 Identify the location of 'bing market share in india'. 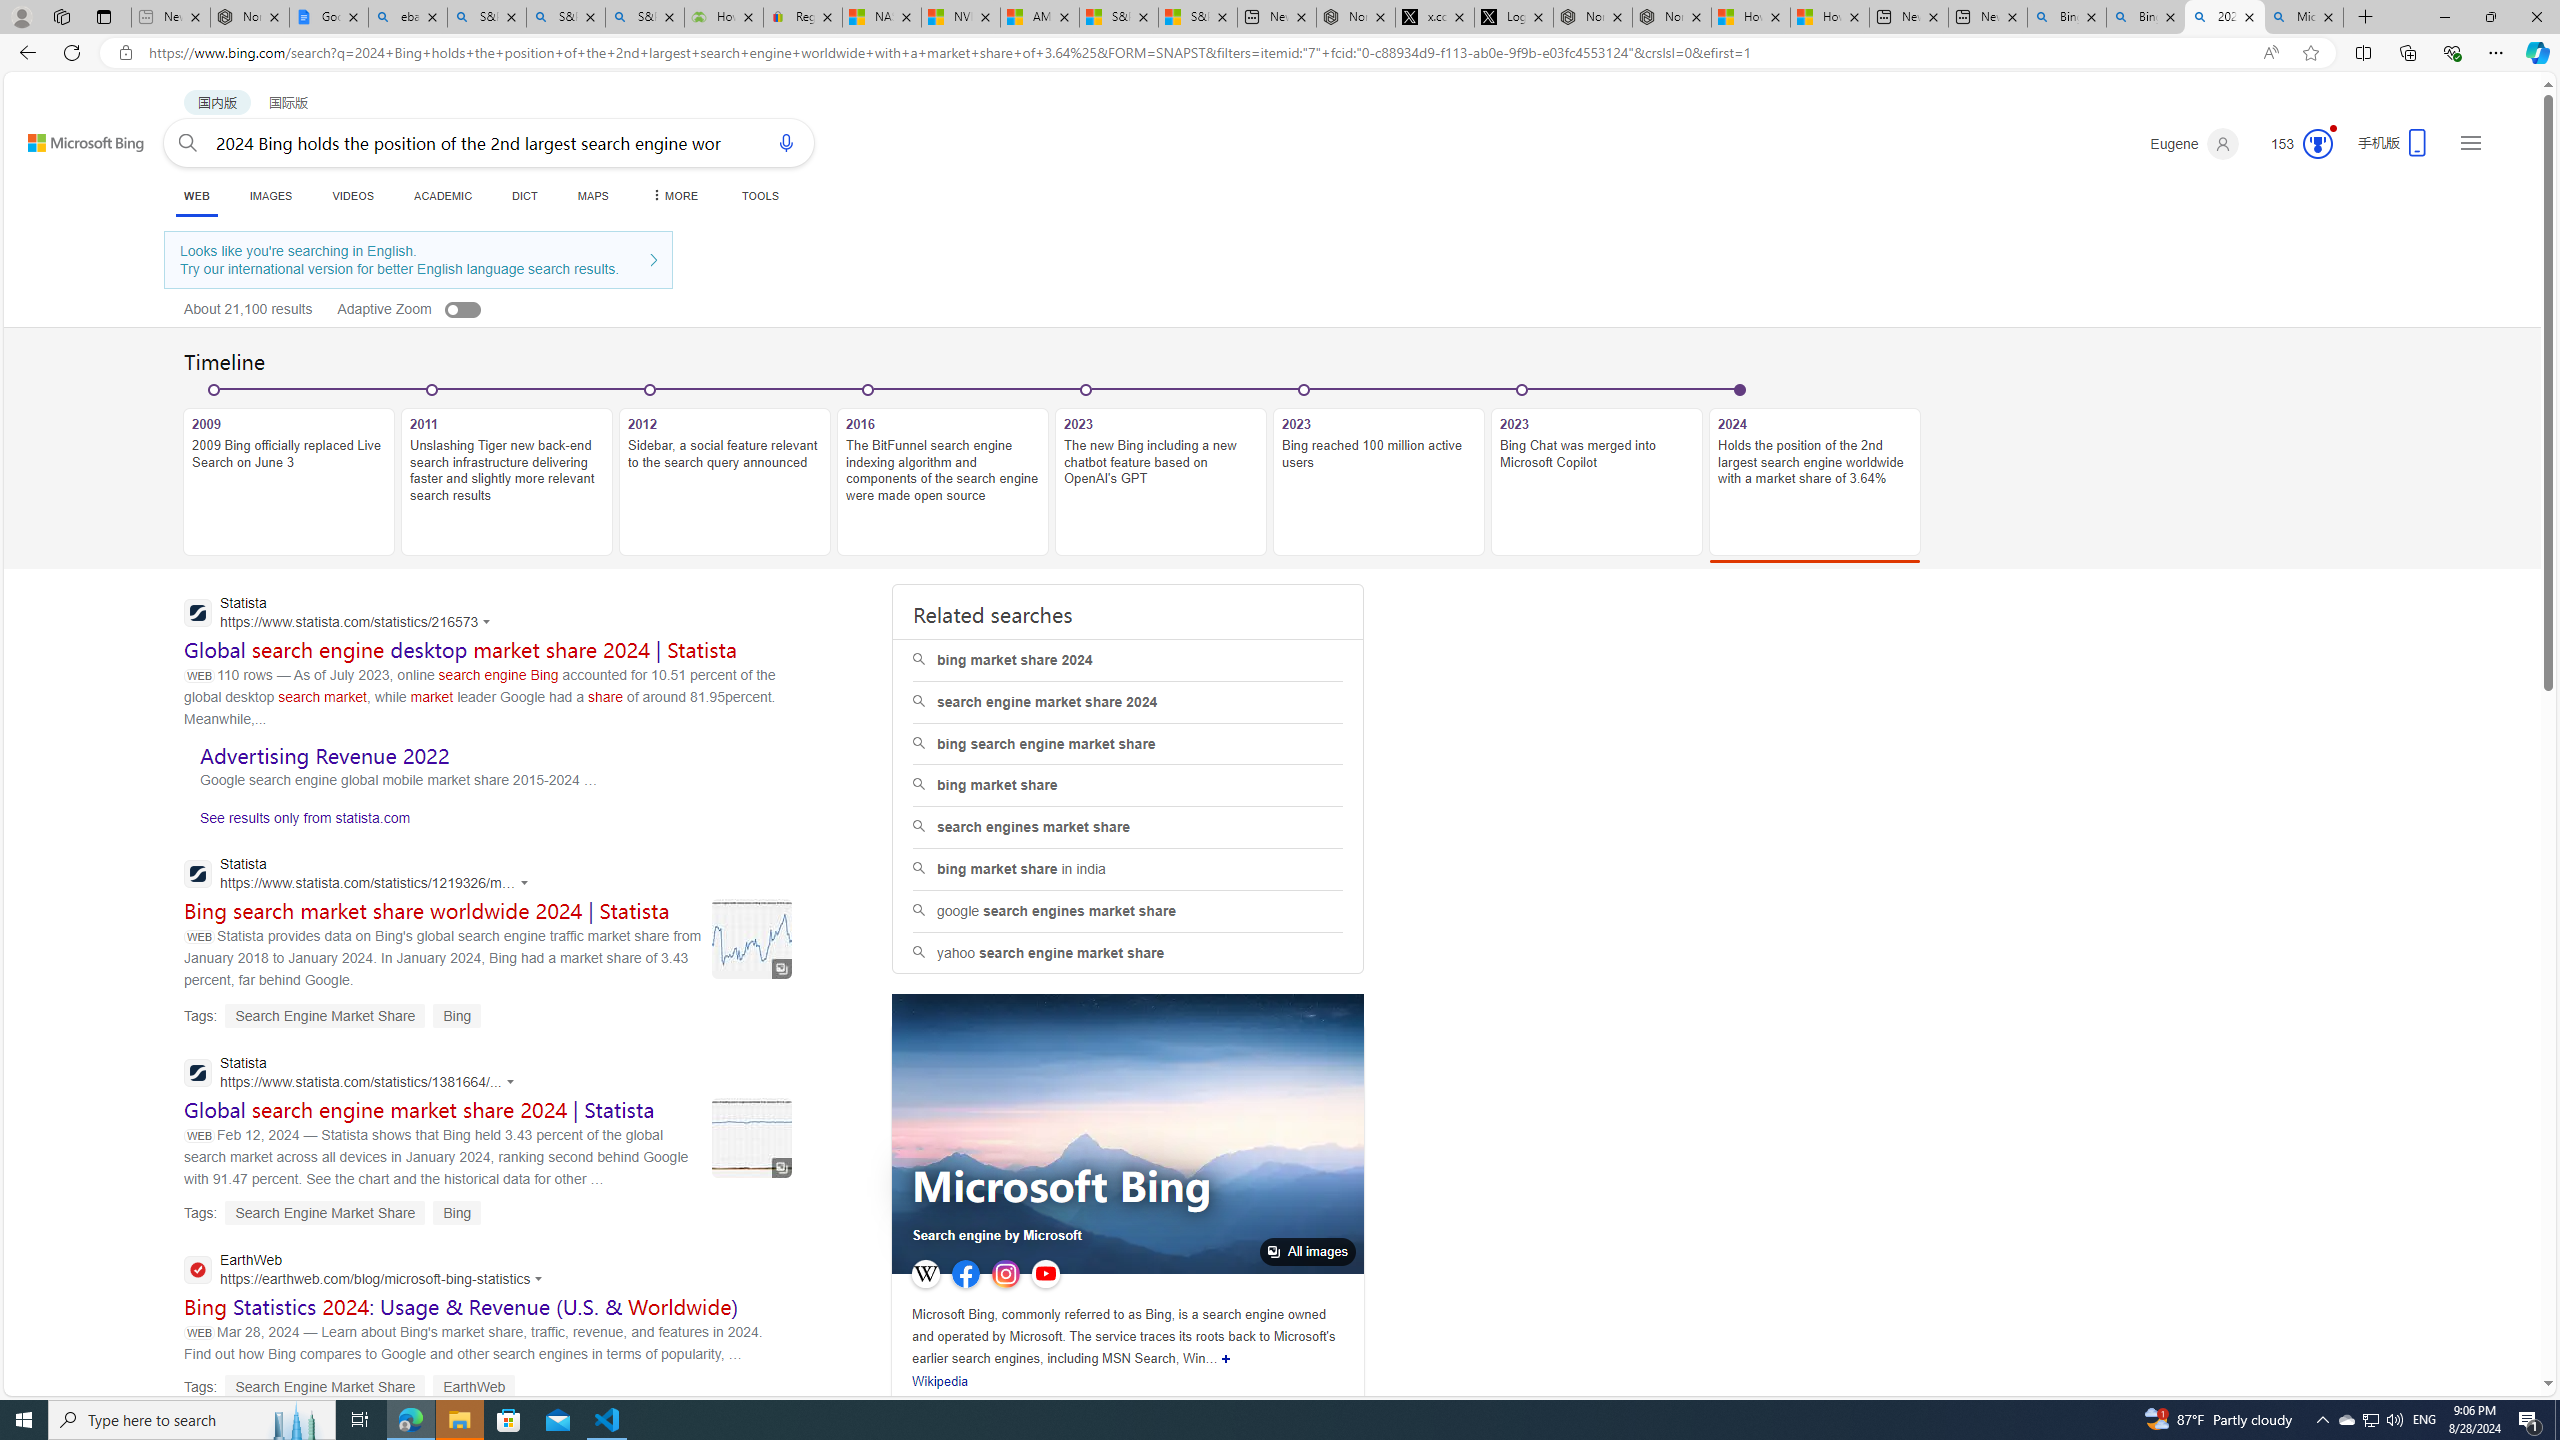
(1128, 869).